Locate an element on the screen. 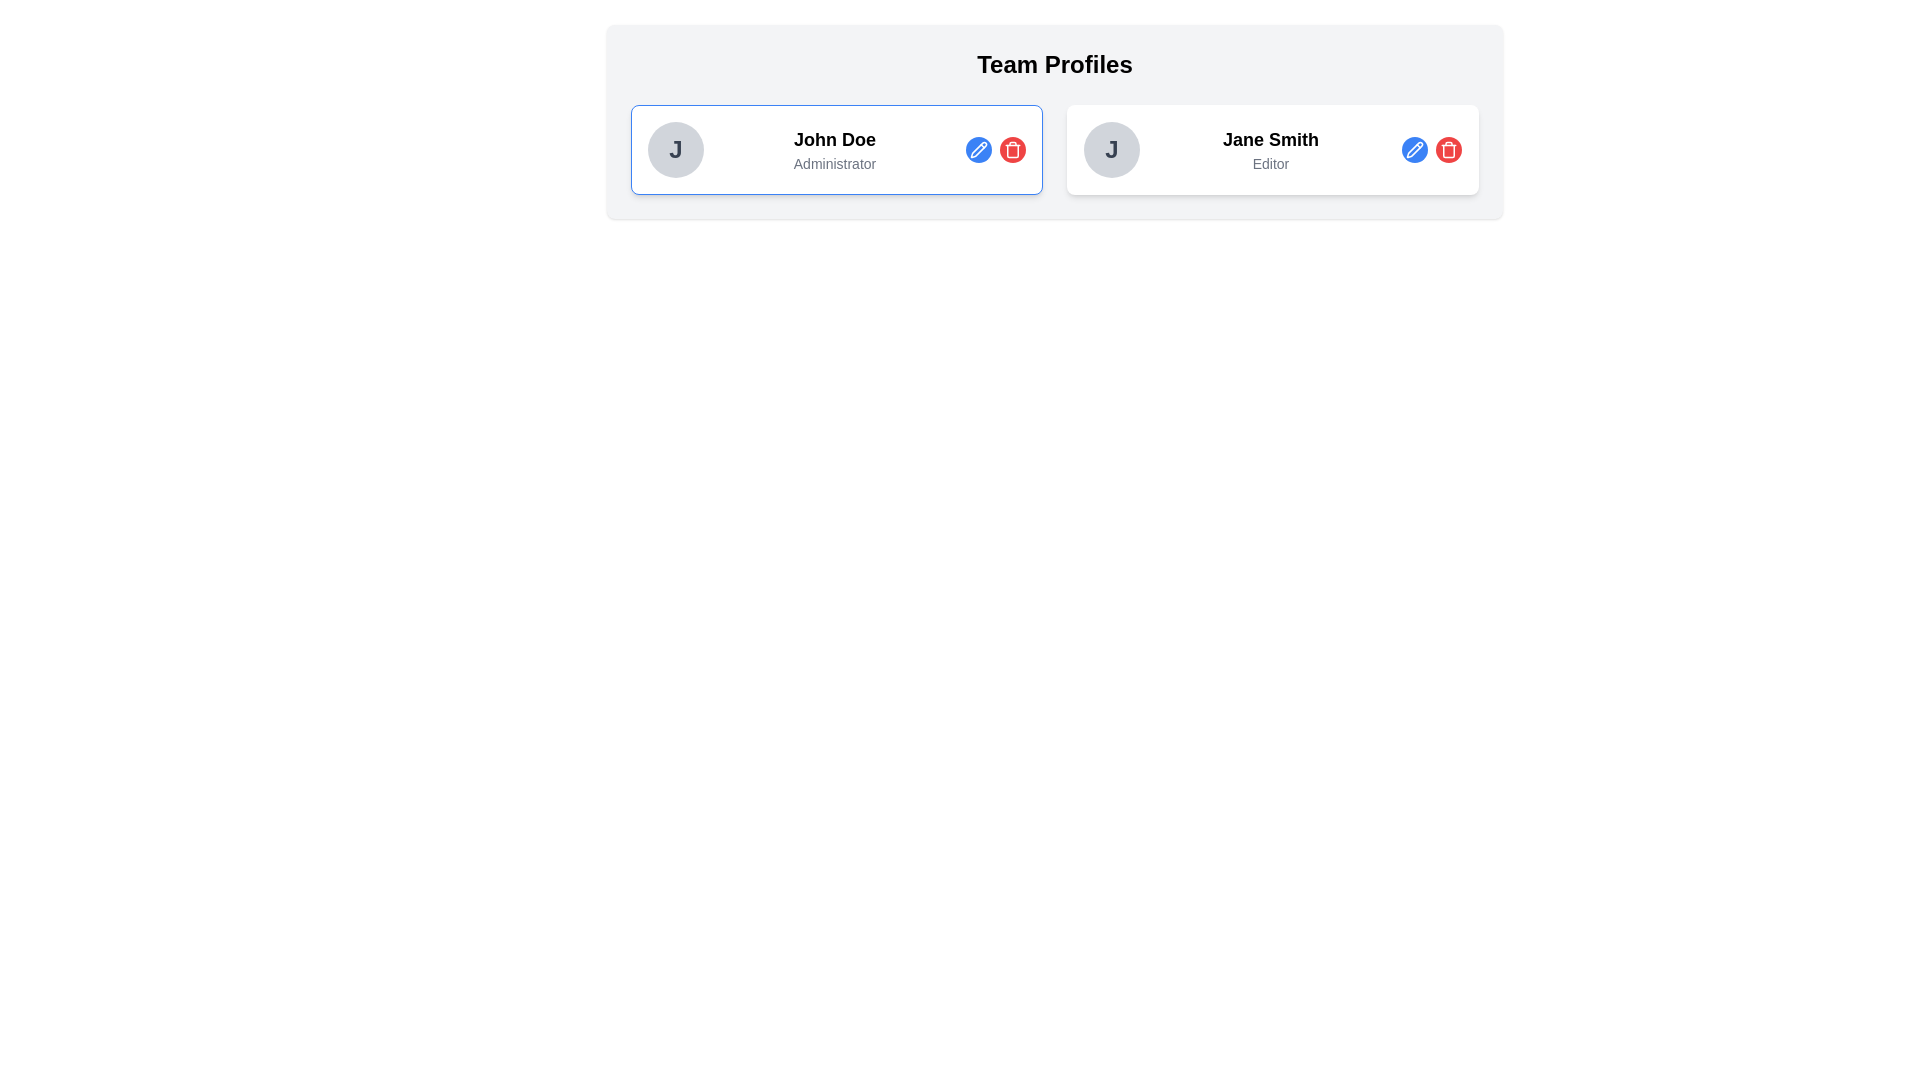 The width and height of the screenshot is (1920, 1080). the bold text label 'Jane Smith' located is located at coordinates (1270, 138).